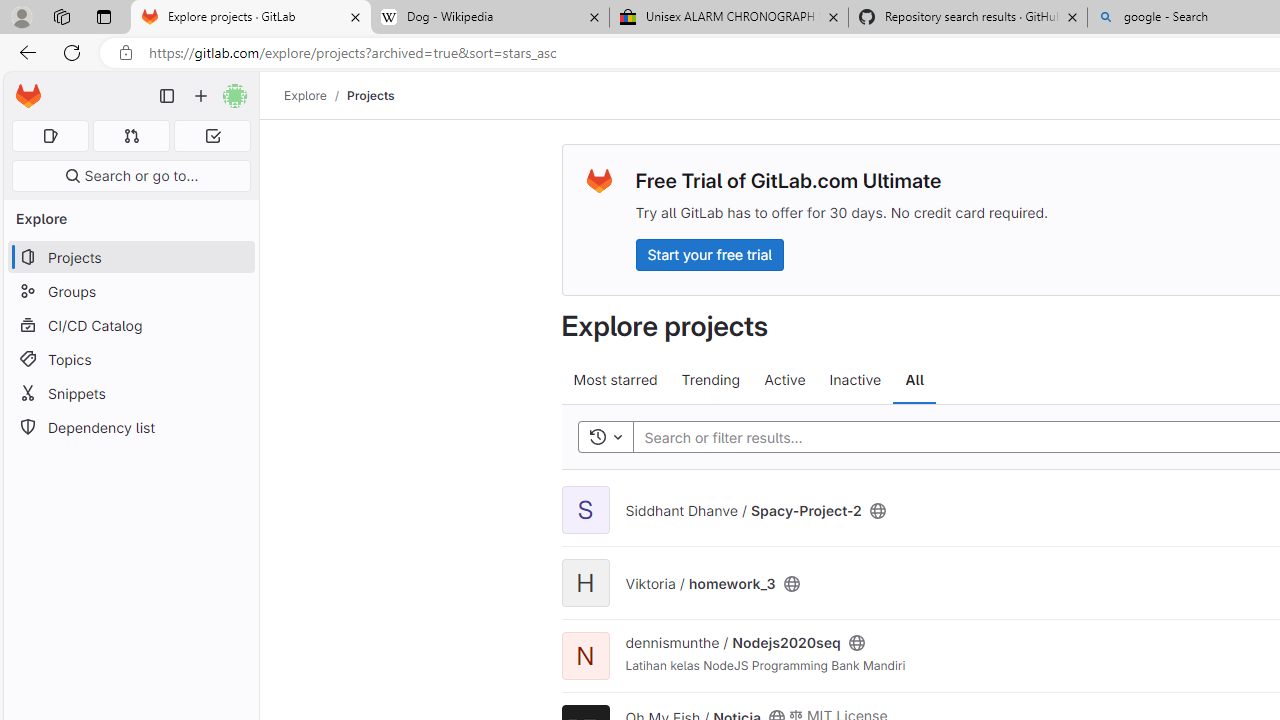  Describe the element at coordinates (856, 643) in the screenshot. I see `'Class: s16'` at that location.